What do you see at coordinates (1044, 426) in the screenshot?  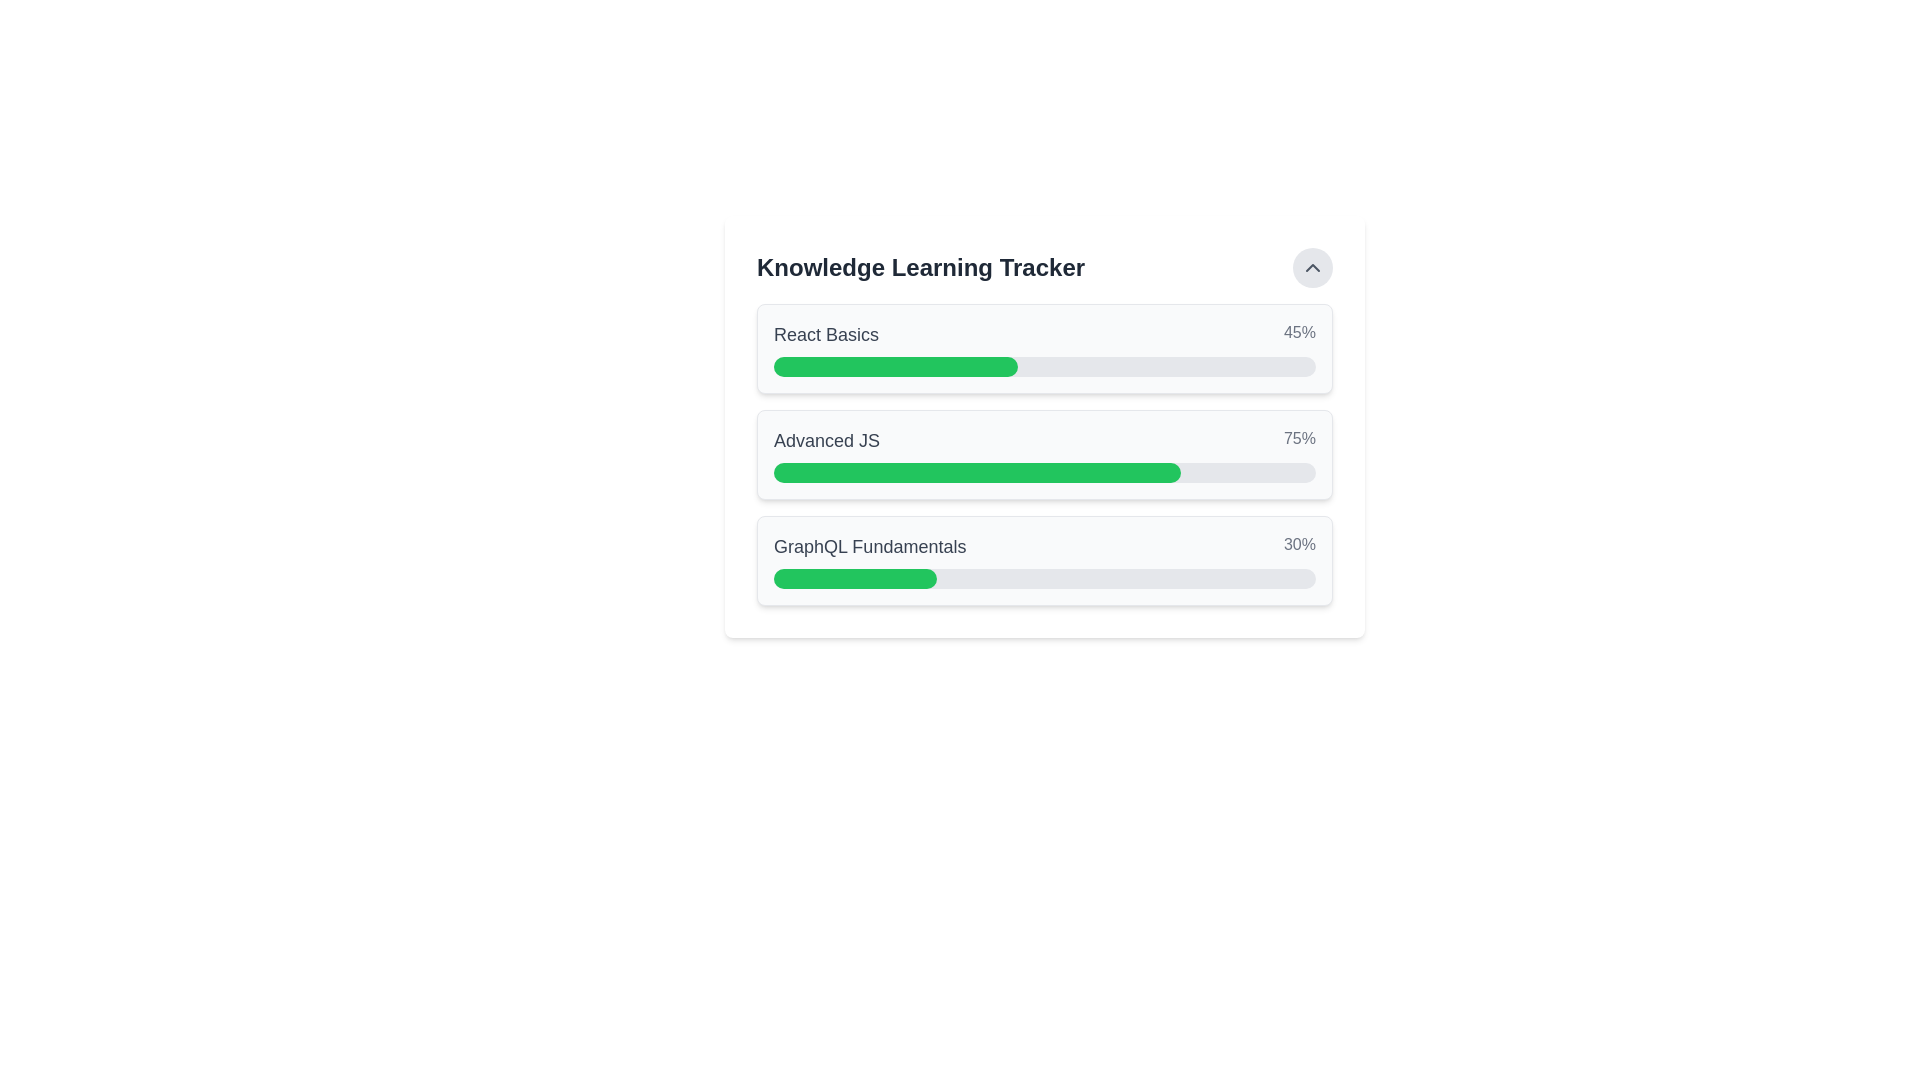 I see `the progress percentage displayed in the centrally located progress display within the 'Knowledge Learning Tracker' card component` at bounding box center [1044, 426].